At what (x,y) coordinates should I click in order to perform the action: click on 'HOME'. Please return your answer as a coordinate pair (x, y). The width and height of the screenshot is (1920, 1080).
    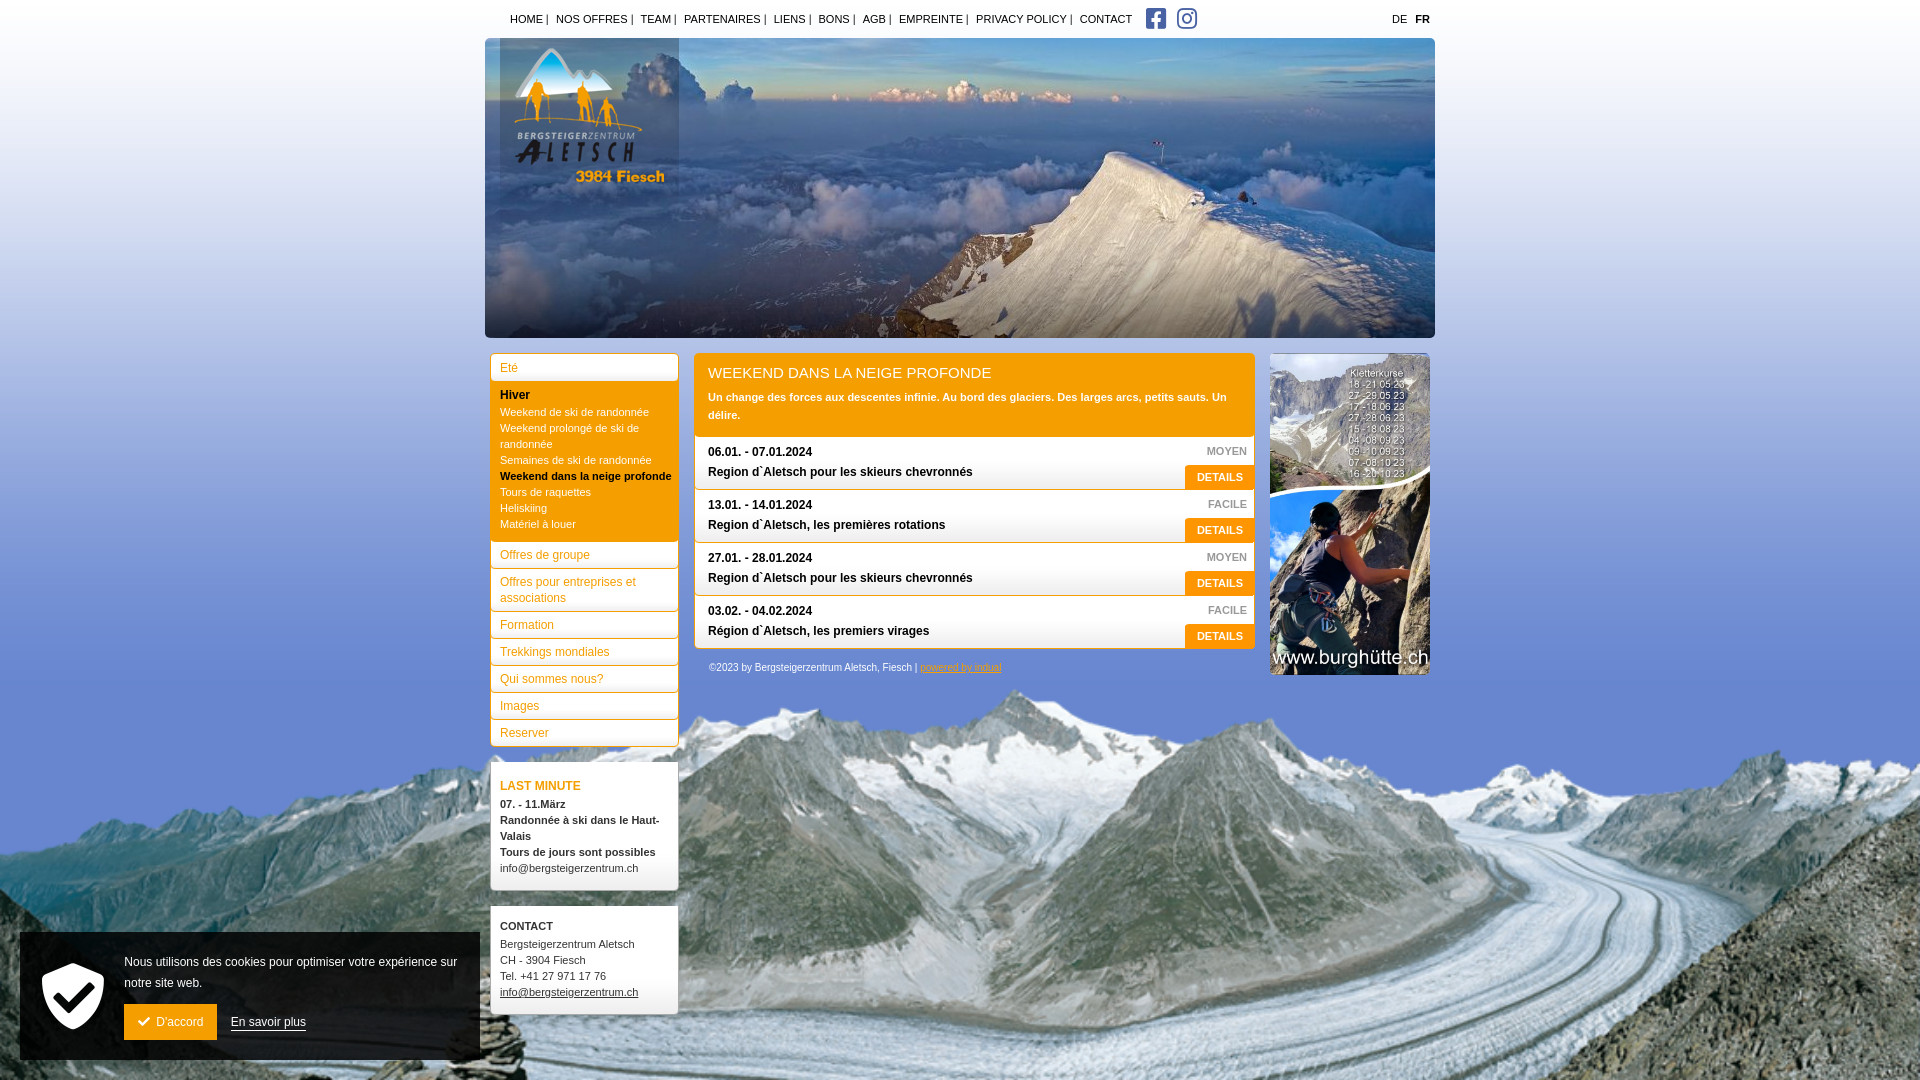
    Looking at the image, I should click on (523, 19).